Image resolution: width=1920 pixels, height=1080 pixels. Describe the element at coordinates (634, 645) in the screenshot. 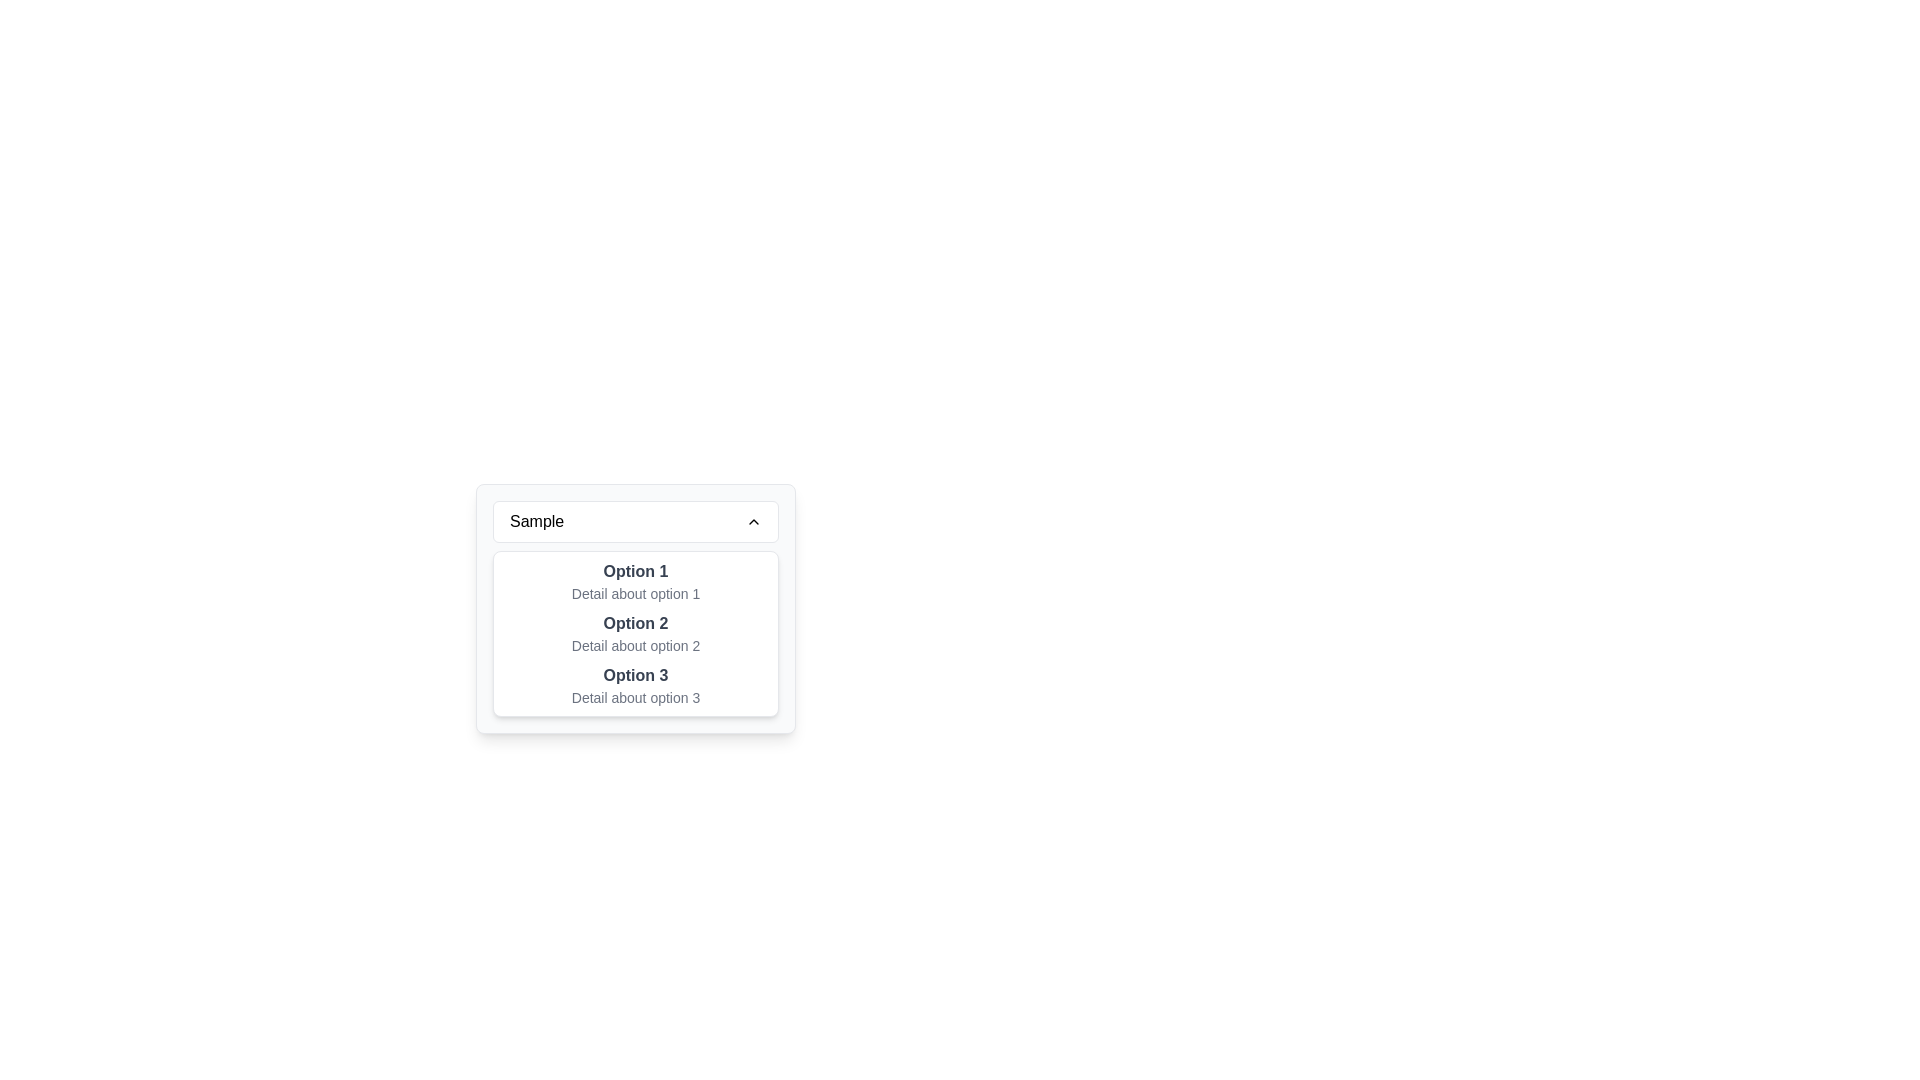

I see `the label reading 'Detail about option 2', which is styled in a smaller font and lighter gray color, located beneath the title 'Option 2'` at that location.